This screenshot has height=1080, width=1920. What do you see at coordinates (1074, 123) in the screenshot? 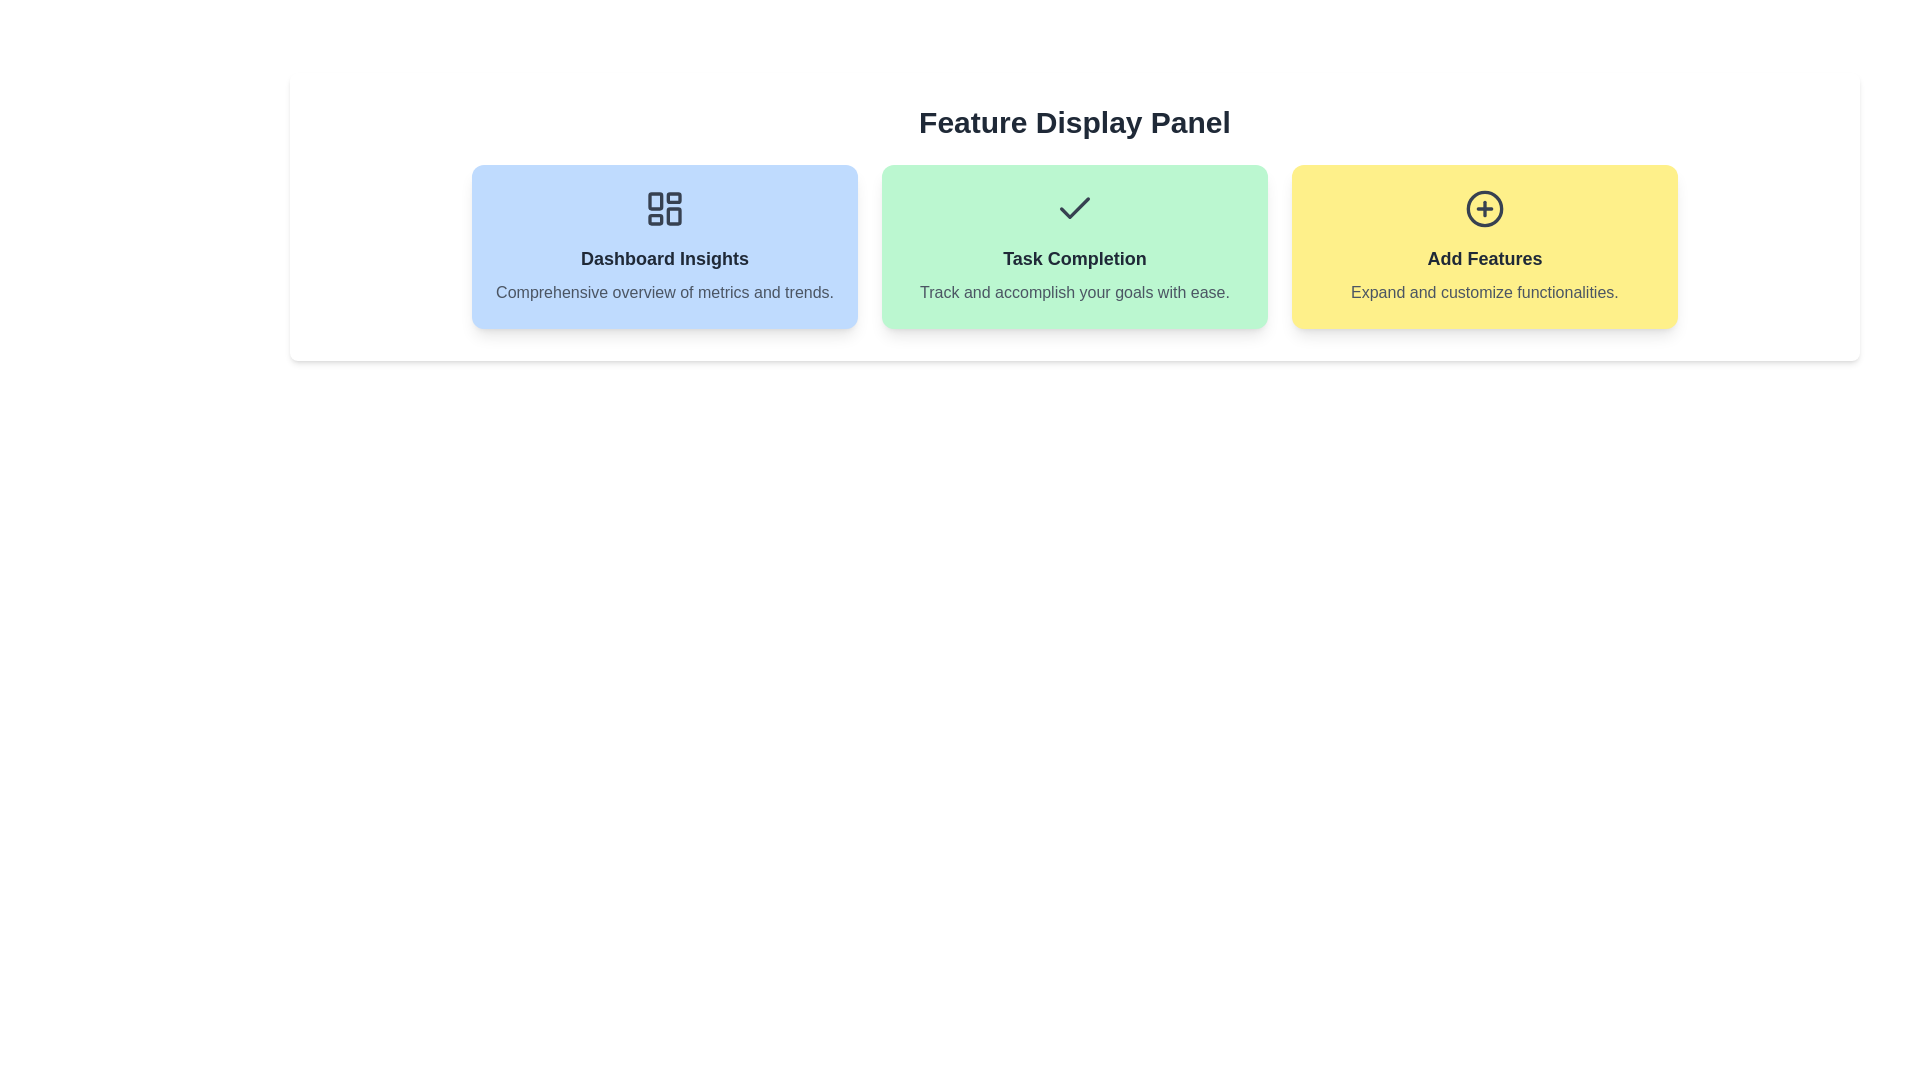
I see `the Text Label (Heading) displaying 'Feature Display Panel' which is centrally located above the feature cards` at bounding box center [1074, 123].